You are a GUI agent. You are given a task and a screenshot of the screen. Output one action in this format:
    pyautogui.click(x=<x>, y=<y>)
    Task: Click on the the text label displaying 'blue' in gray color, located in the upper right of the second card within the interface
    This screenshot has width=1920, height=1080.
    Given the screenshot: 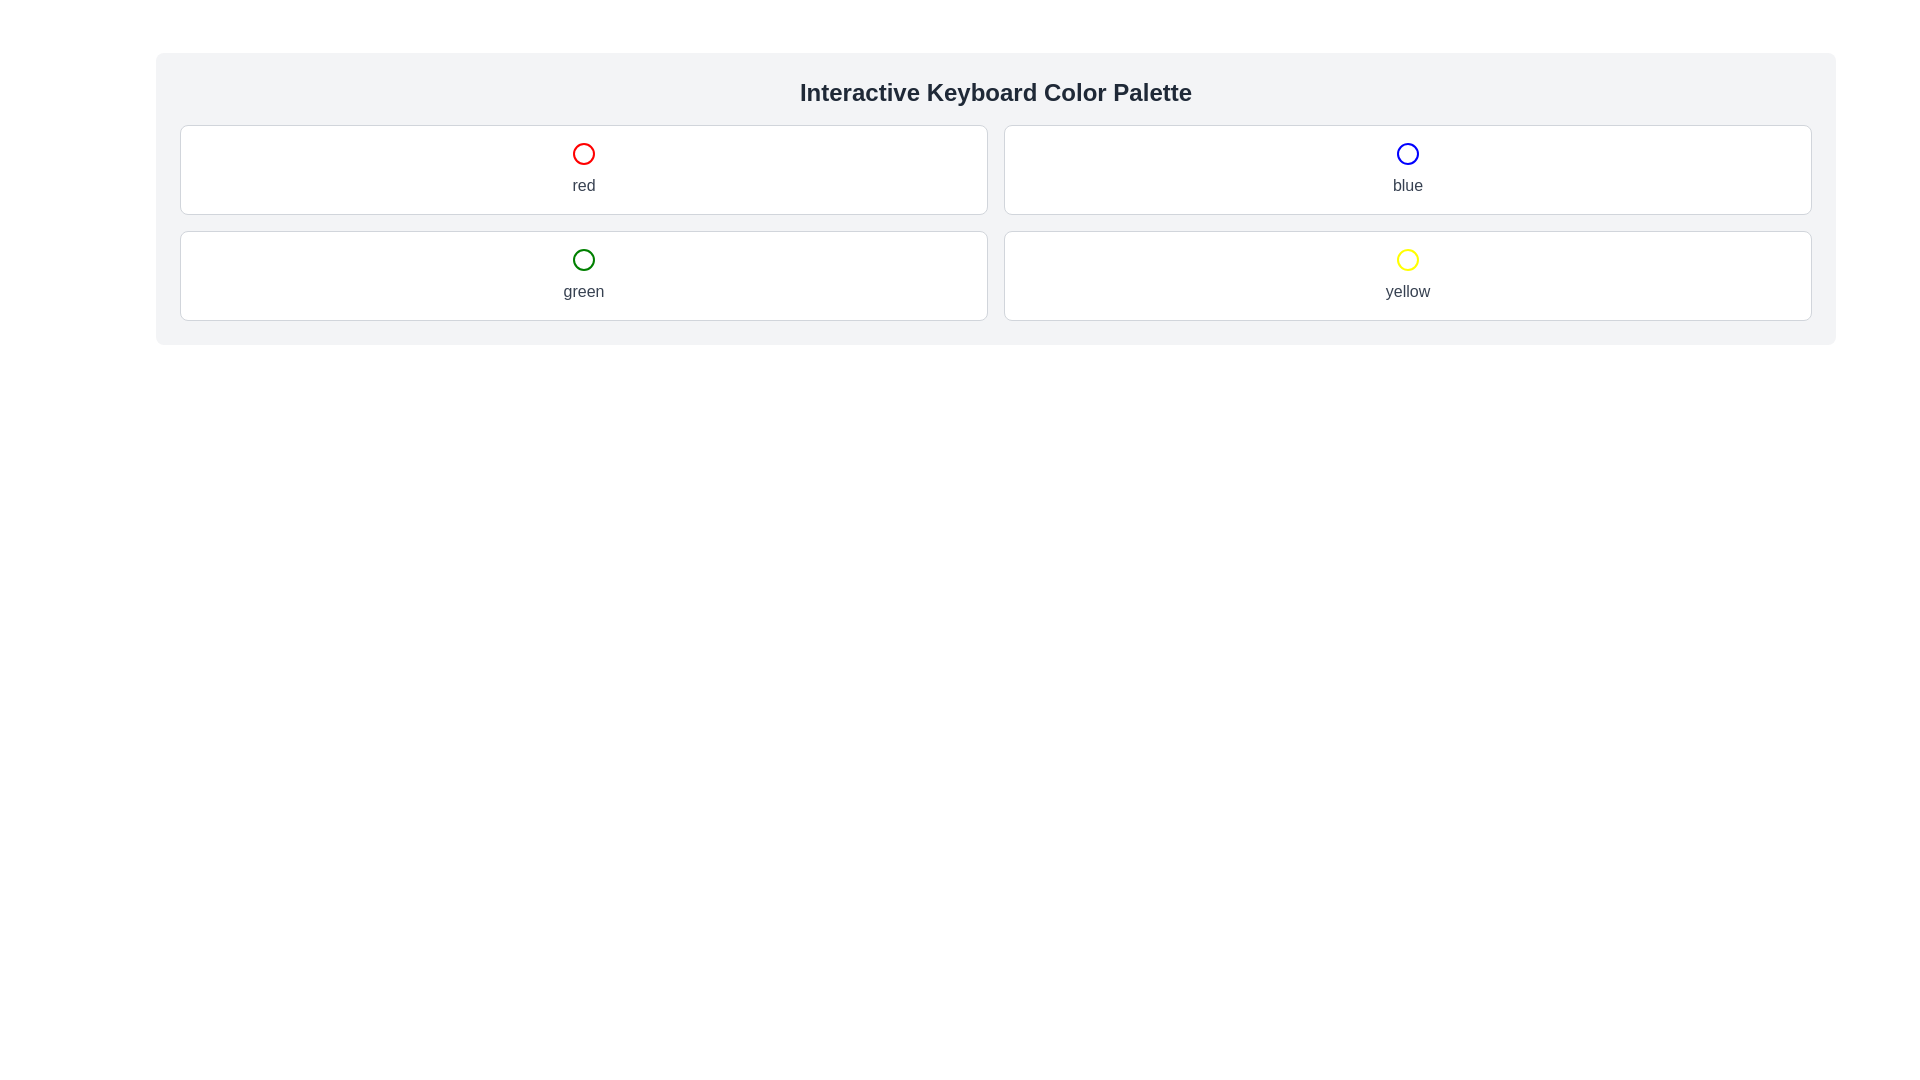 What is the action you would take?
    pyautogui.click(x=1406, y=185)
    